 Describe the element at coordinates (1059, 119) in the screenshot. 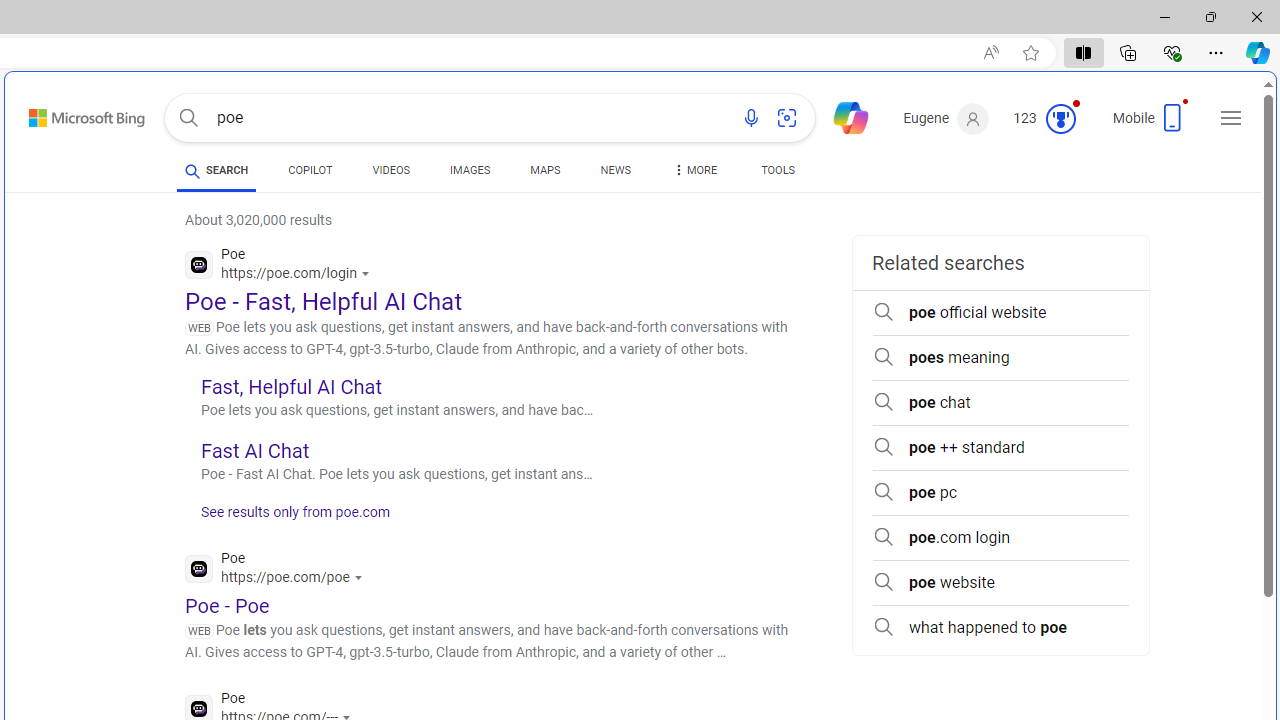

I see `'Class: medal-circled'` at that location.